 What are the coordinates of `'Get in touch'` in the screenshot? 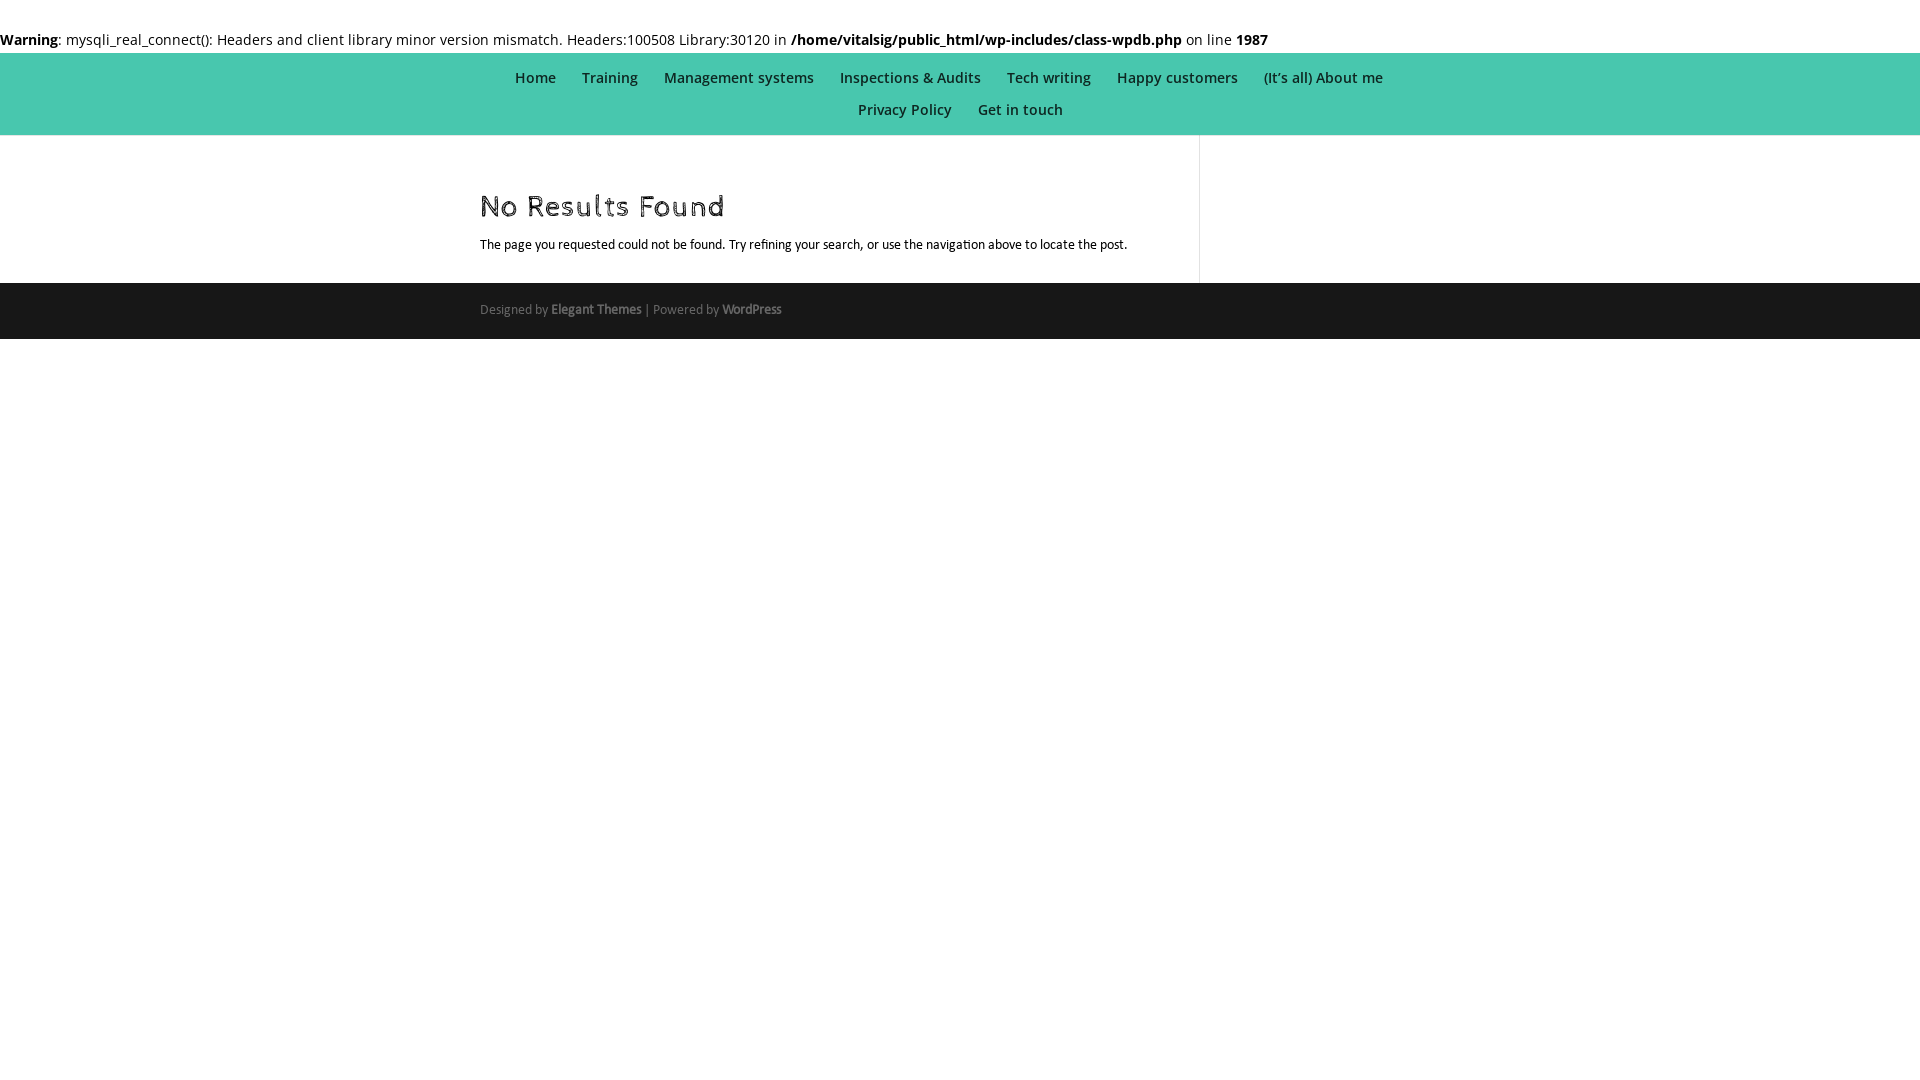 It's located at (1020, 119).